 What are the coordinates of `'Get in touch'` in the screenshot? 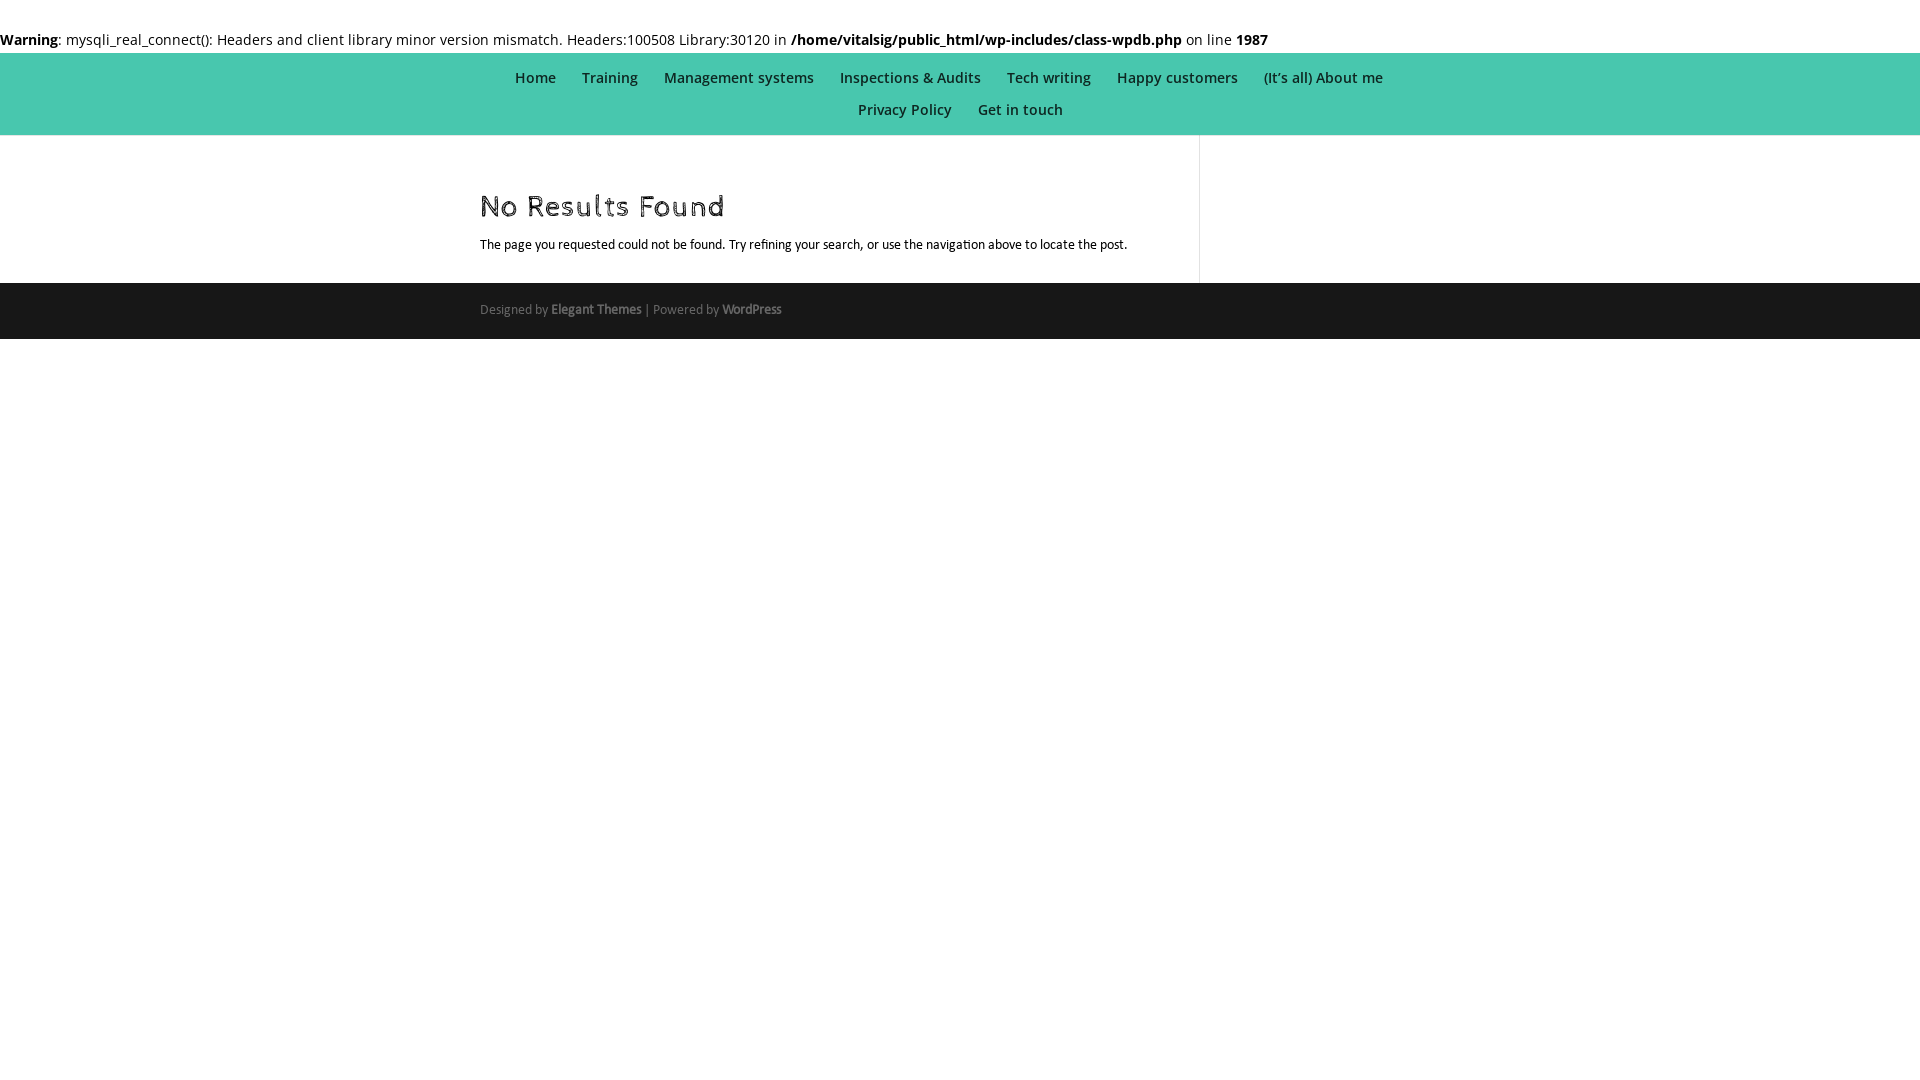 It's located at (1020, 119).